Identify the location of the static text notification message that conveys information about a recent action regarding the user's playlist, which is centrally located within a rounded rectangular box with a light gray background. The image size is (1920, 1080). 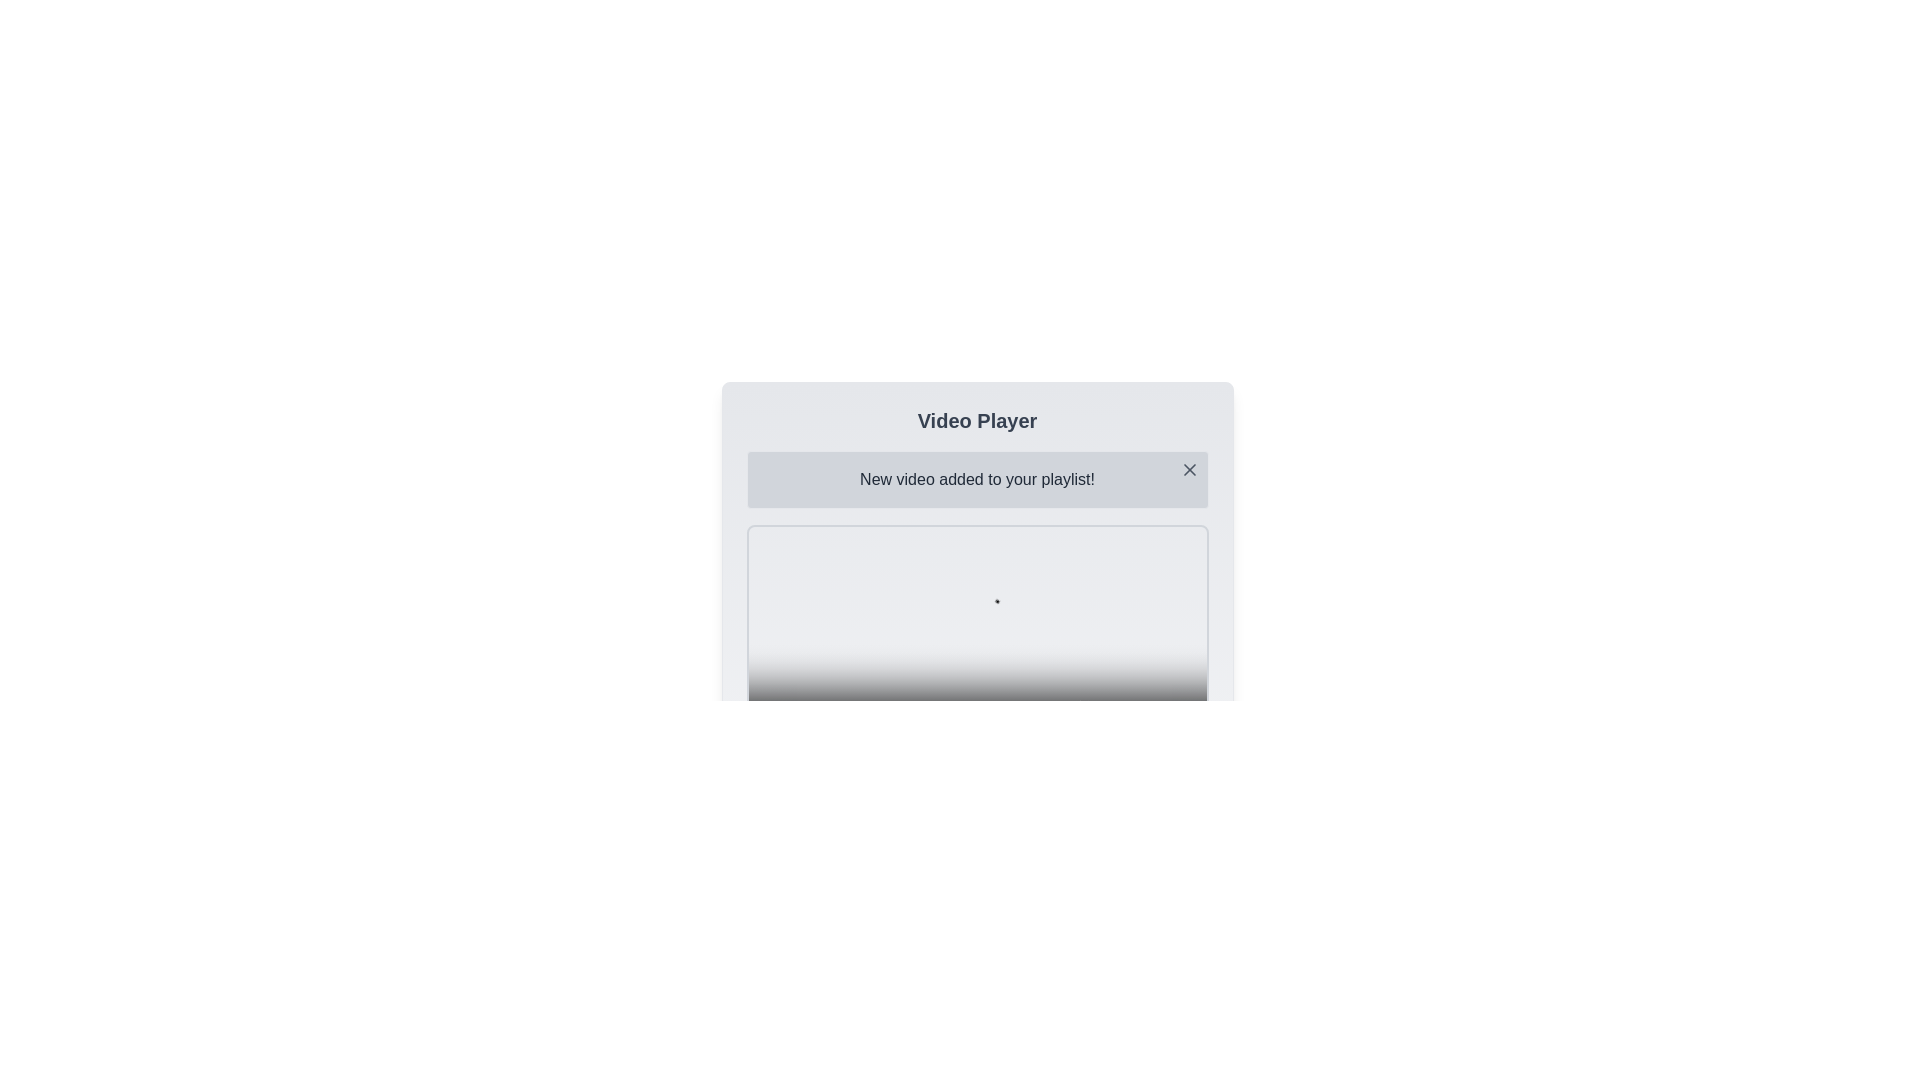
(977, 479).